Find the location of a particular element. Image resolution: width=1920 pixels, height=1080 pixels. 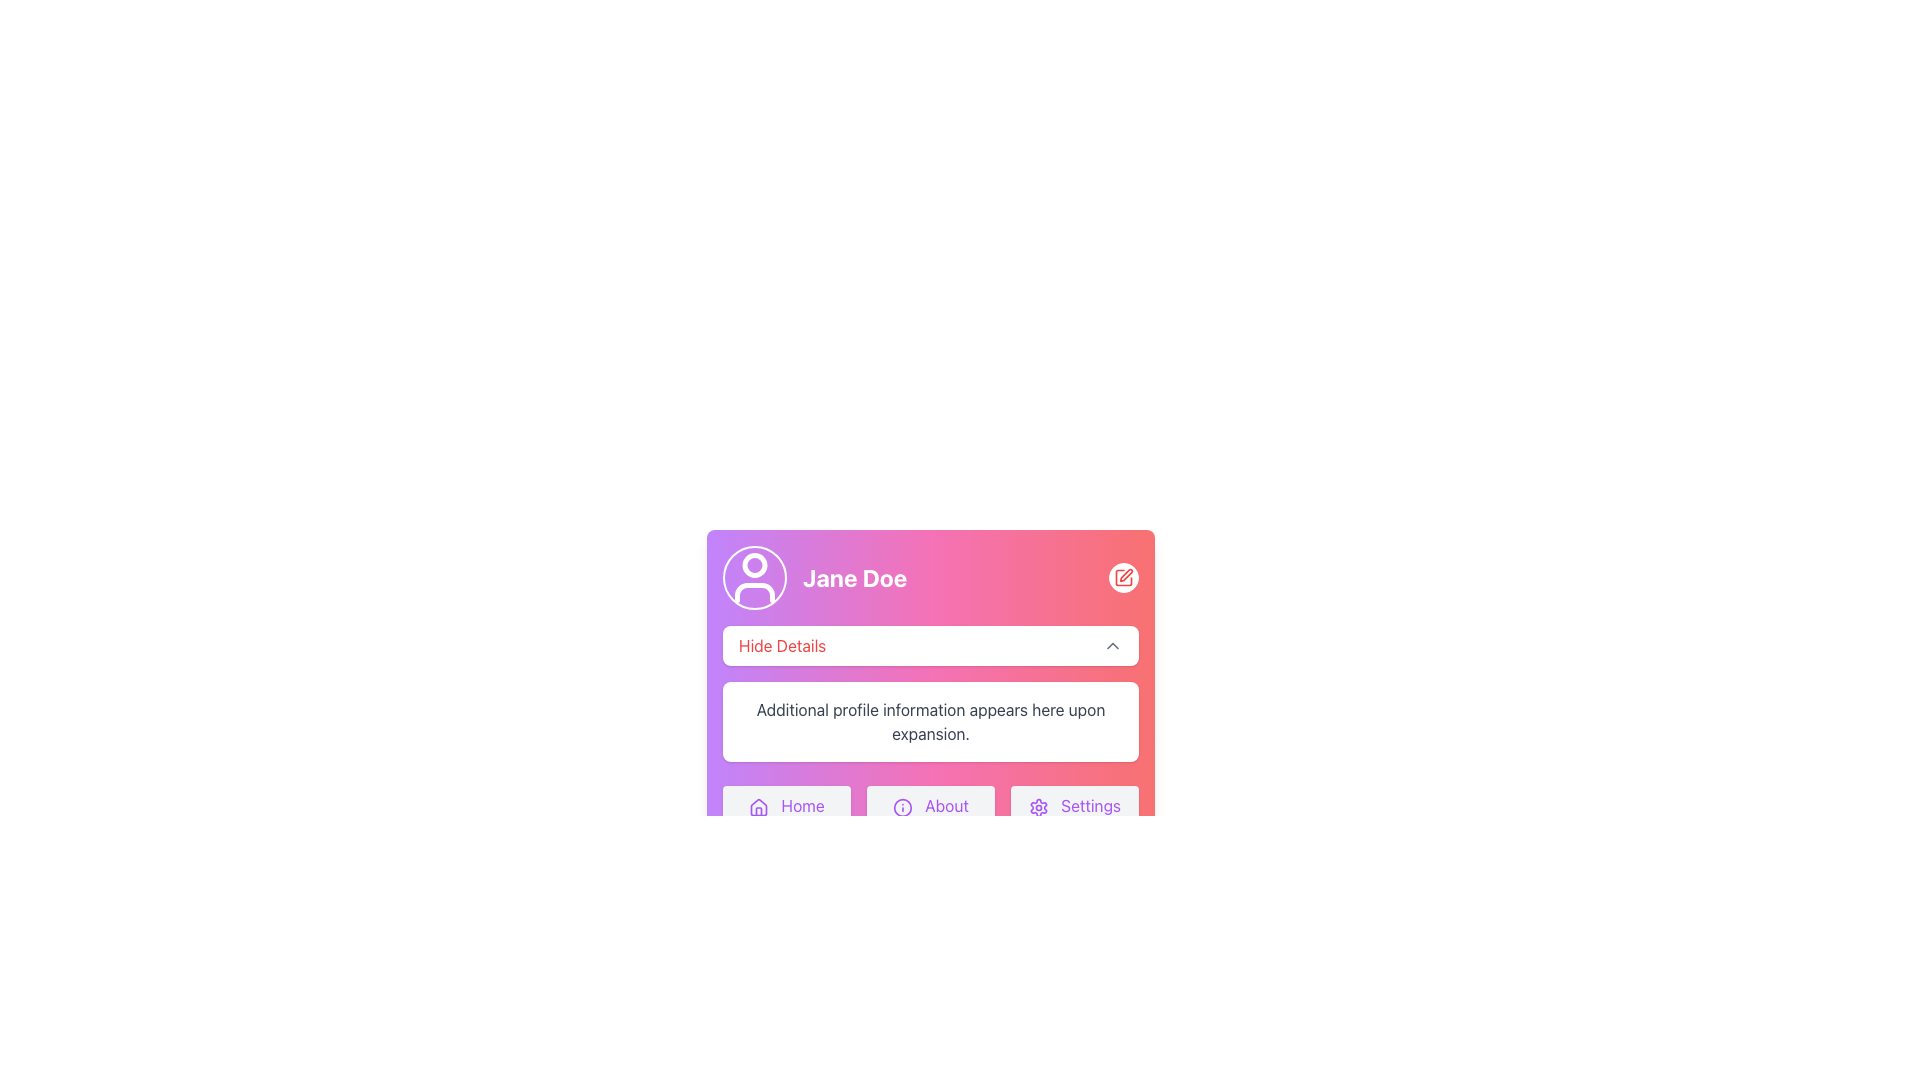

the gear-like settings icon located in the bottom navigation bar is located at coordinates (1038, 806).